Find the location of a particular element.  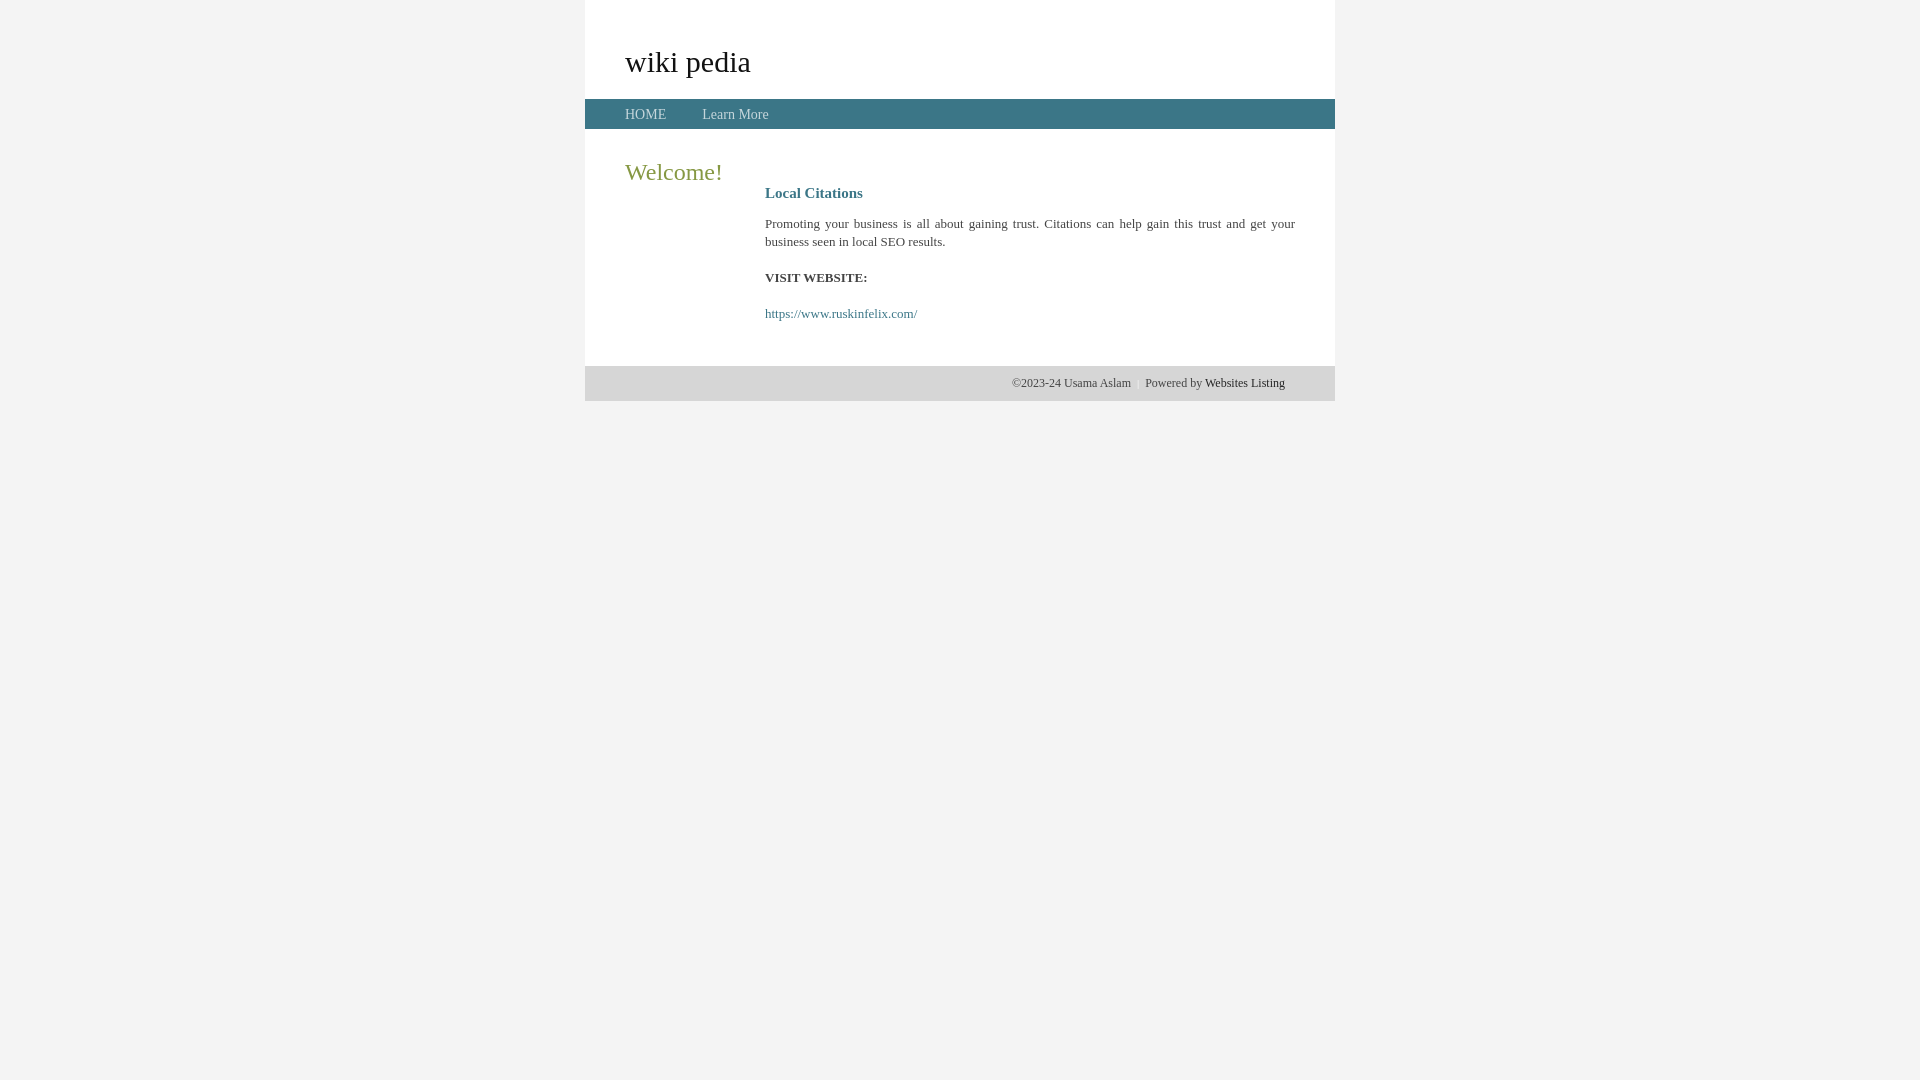

'wiki pedia' is located at coordinates (687, 60).